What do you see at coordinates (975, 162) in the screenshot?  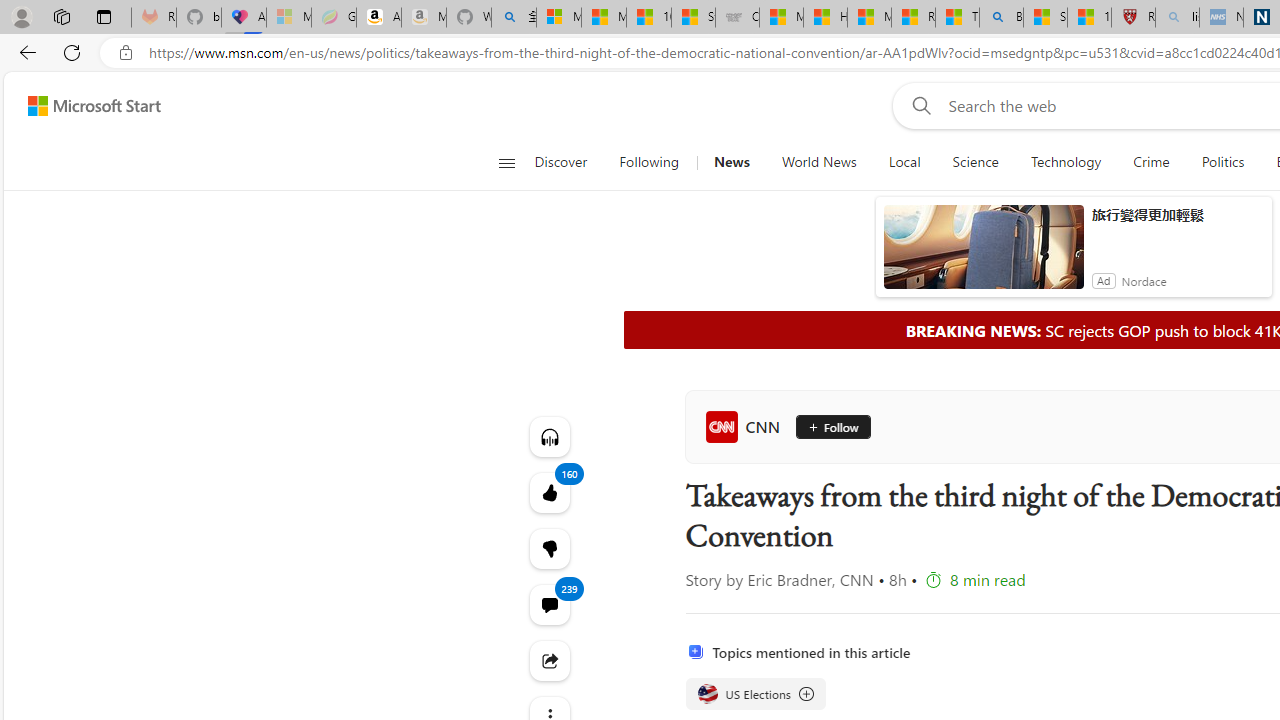 I see `'Science'` at bounding box center [975, 162].